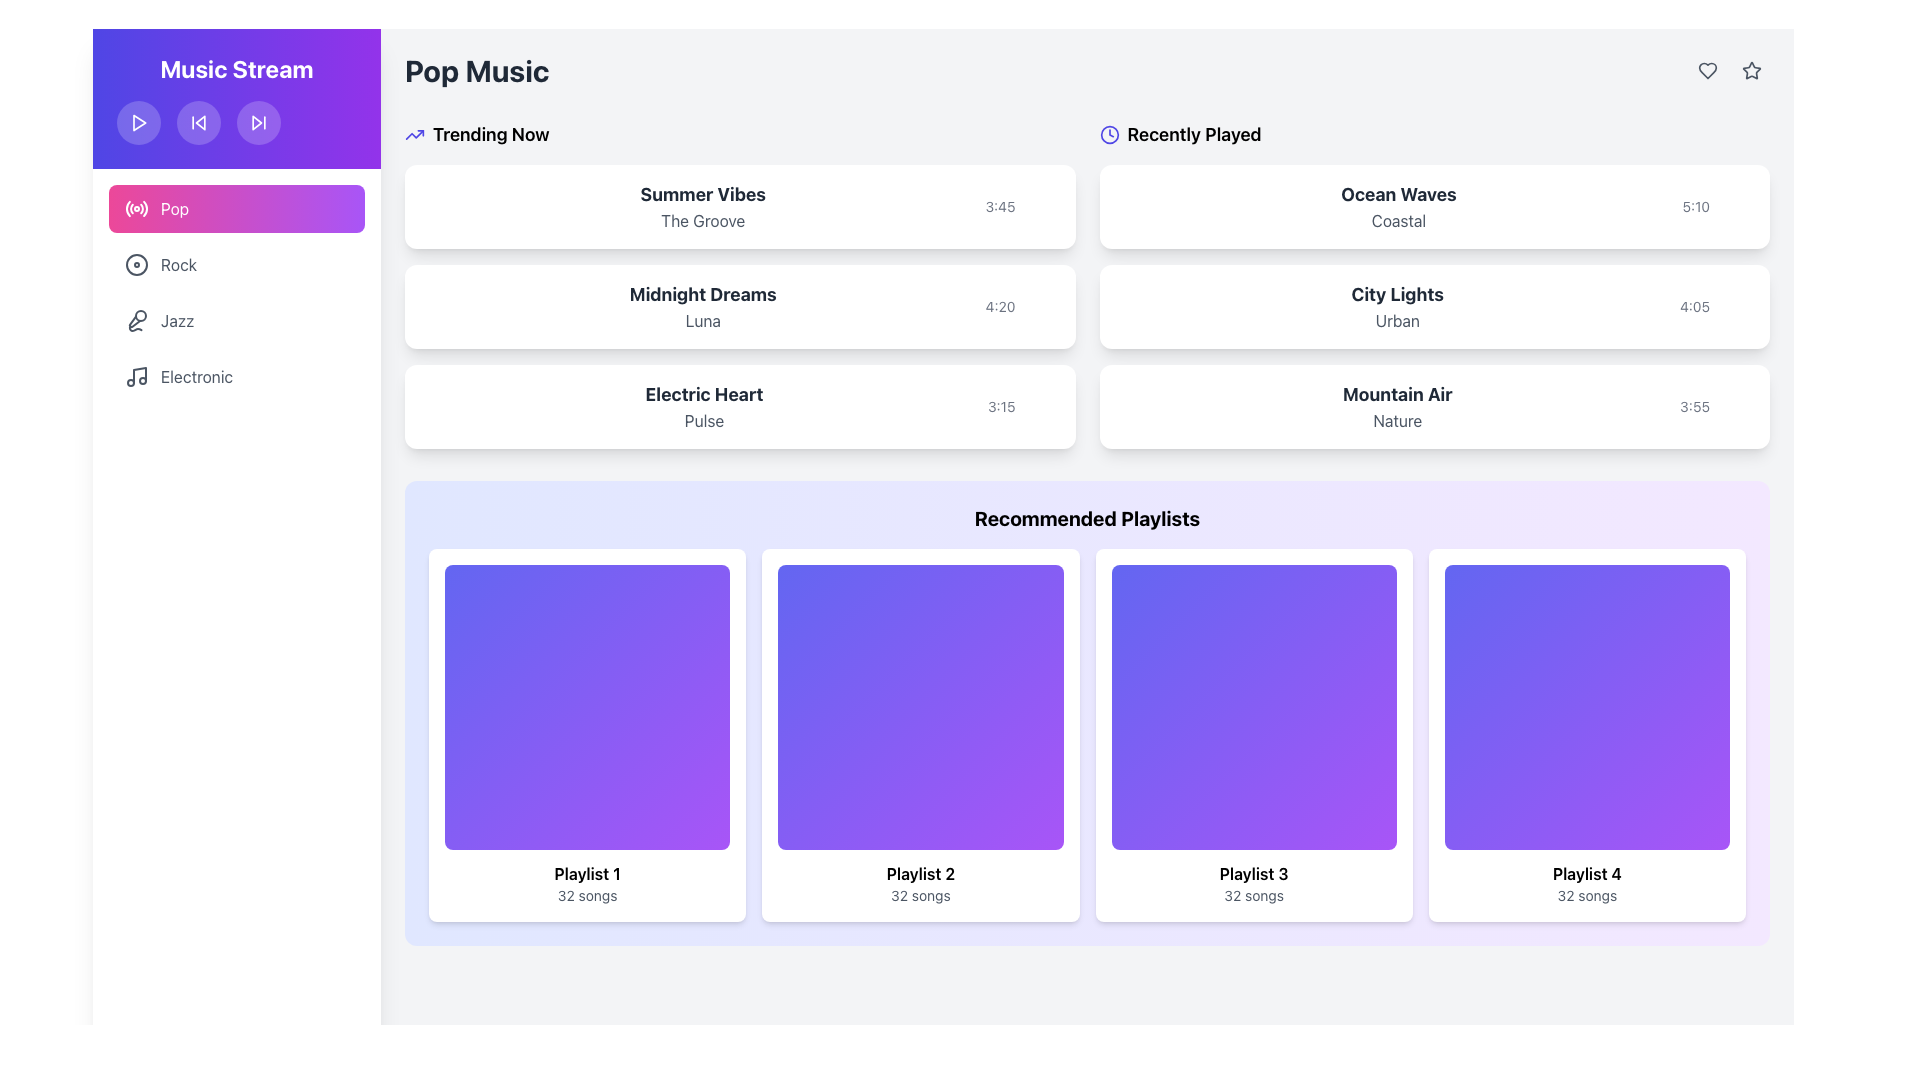  What do you see at coordinates (138, 374) in the screenshot?
I see `the decorative icon indicating the 'Electronic' music genre located in the navigation menu, specifically next to the 'Electronic' label` at bounding box center [138, 374].